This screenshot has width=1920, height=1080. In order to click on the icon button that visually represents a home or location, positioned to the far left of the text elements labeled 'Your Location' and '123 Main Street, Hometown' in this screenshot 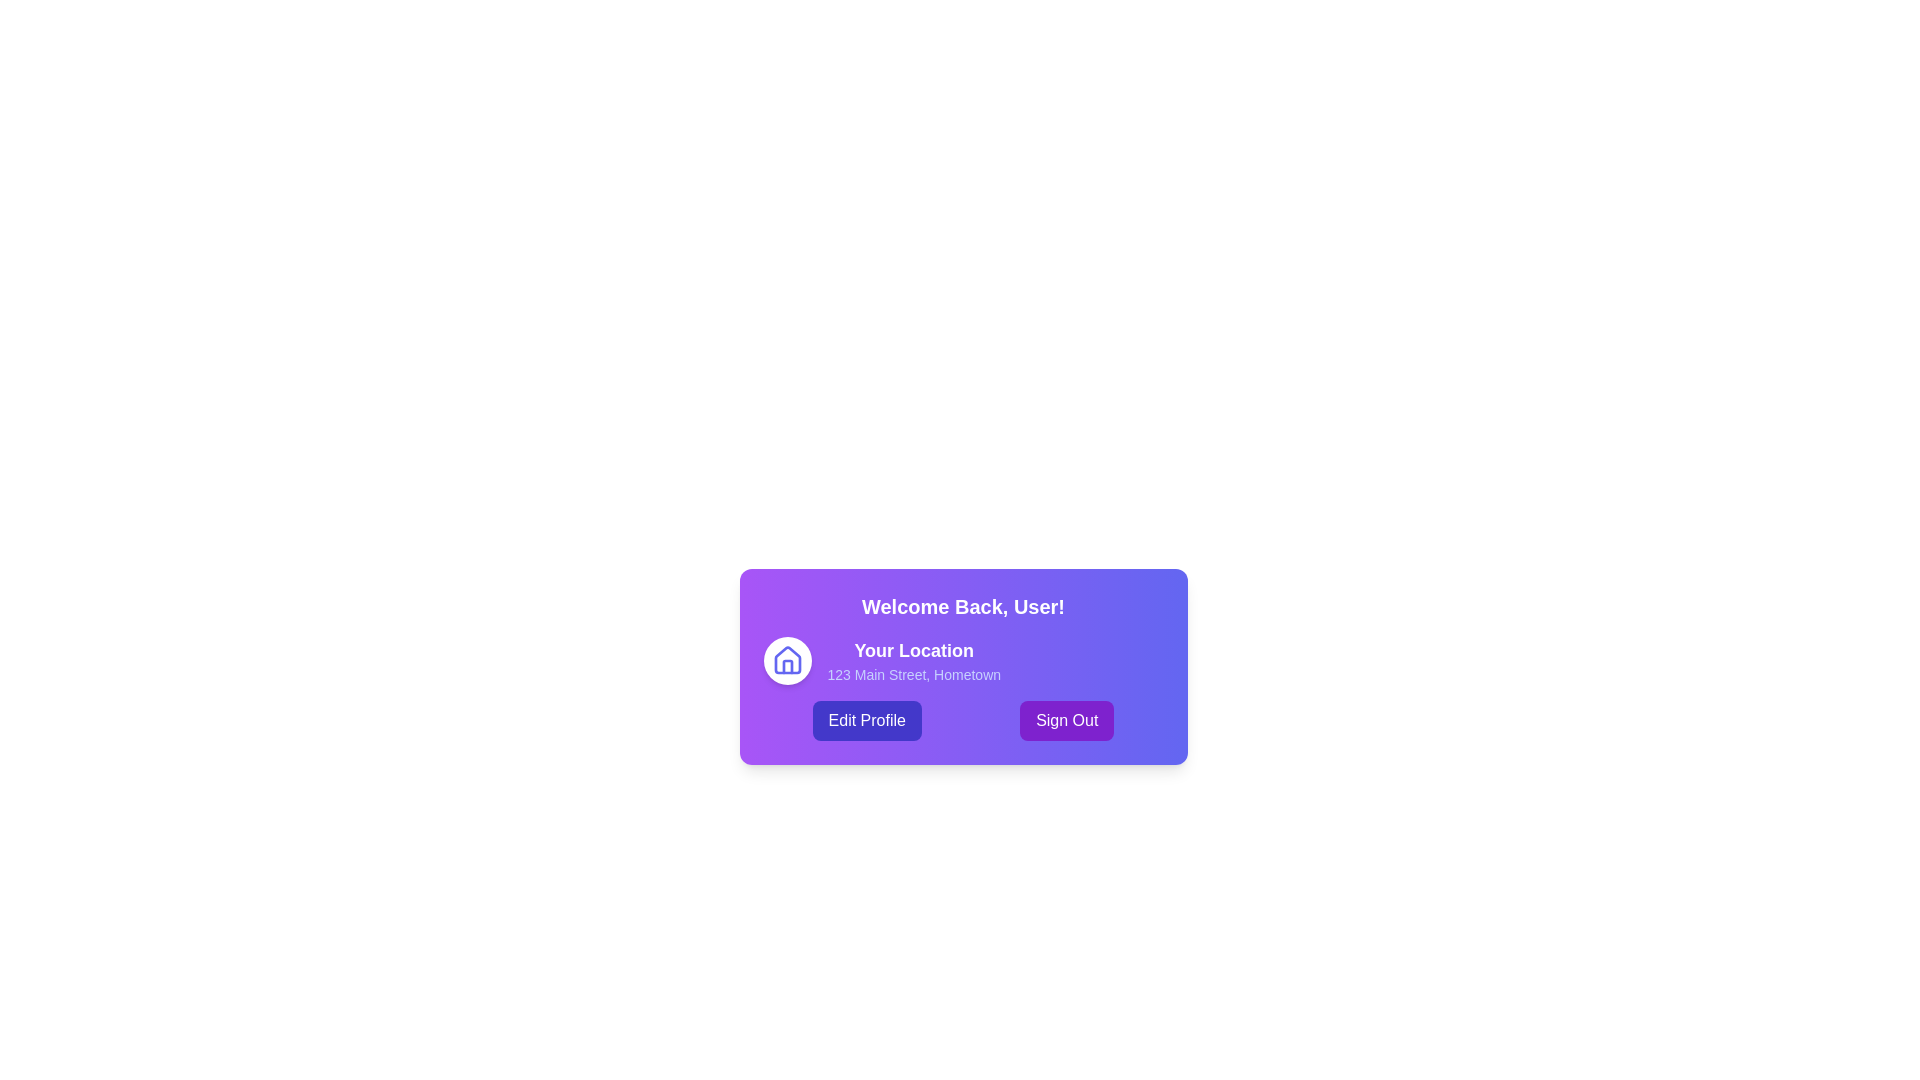, I will do `click(786, 660)`.